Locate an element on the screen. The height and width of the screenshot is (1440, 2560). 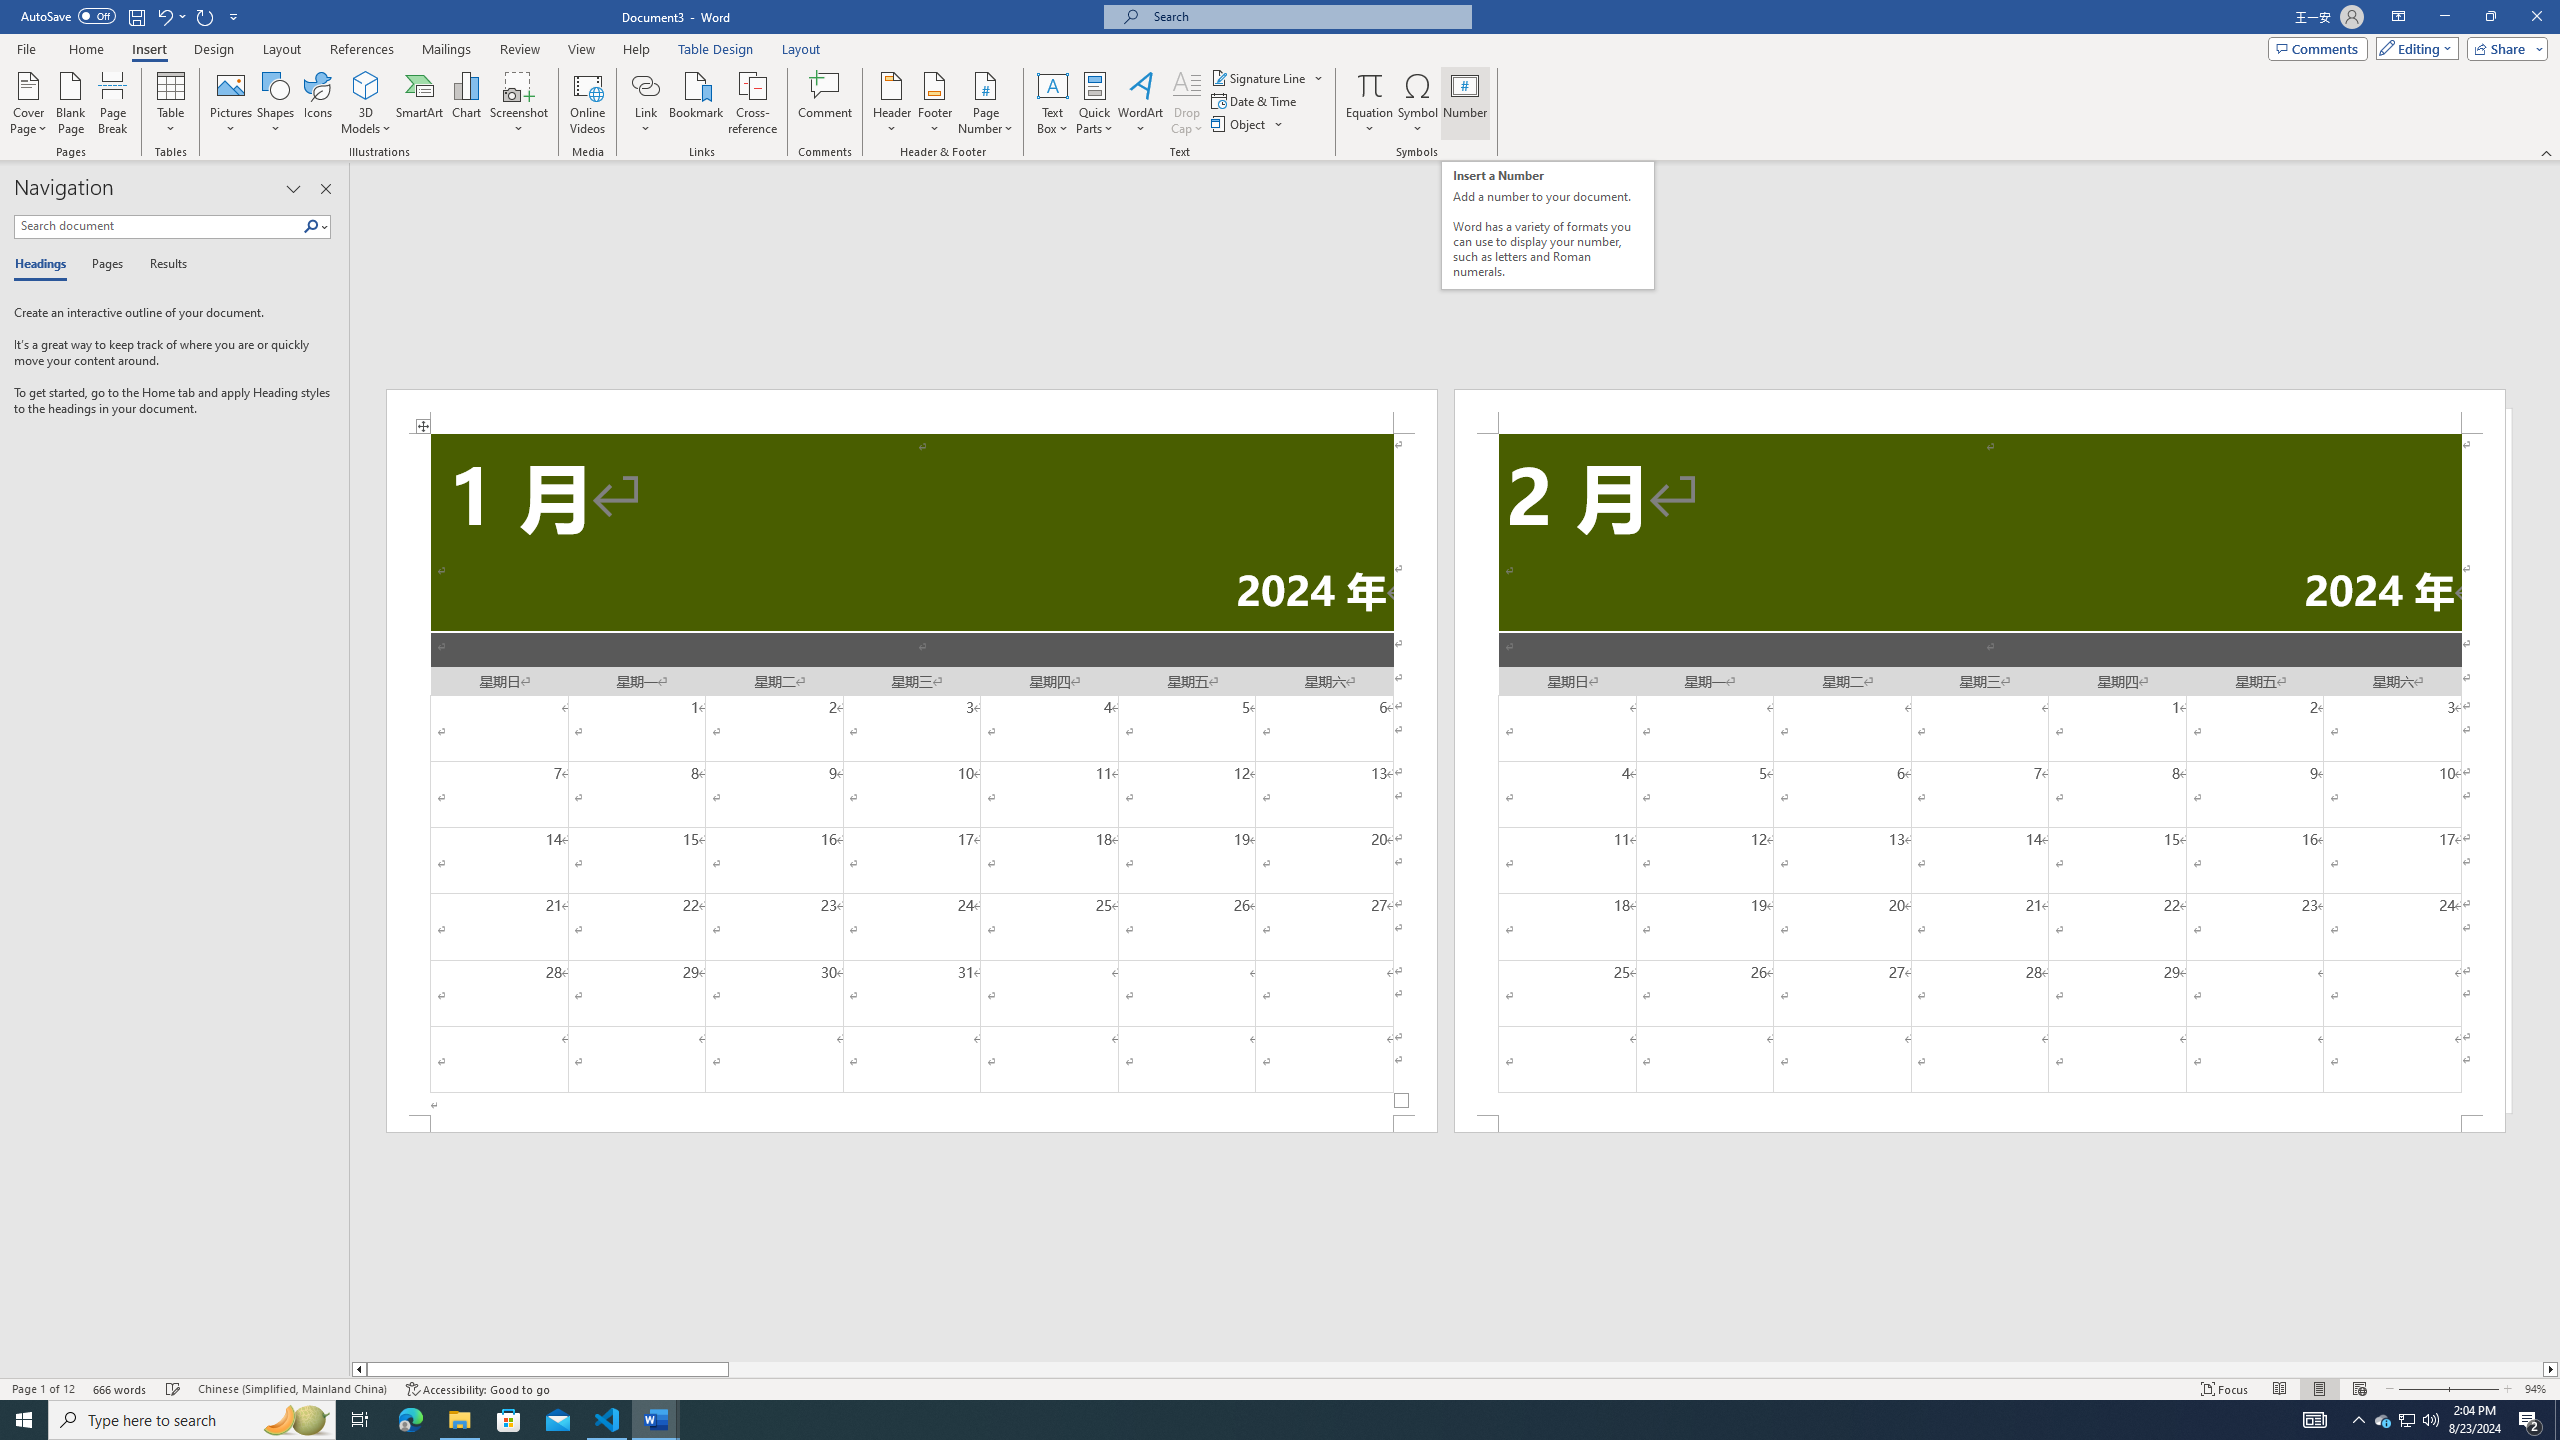
'Text Box' is located at coordinates (1052, 103).